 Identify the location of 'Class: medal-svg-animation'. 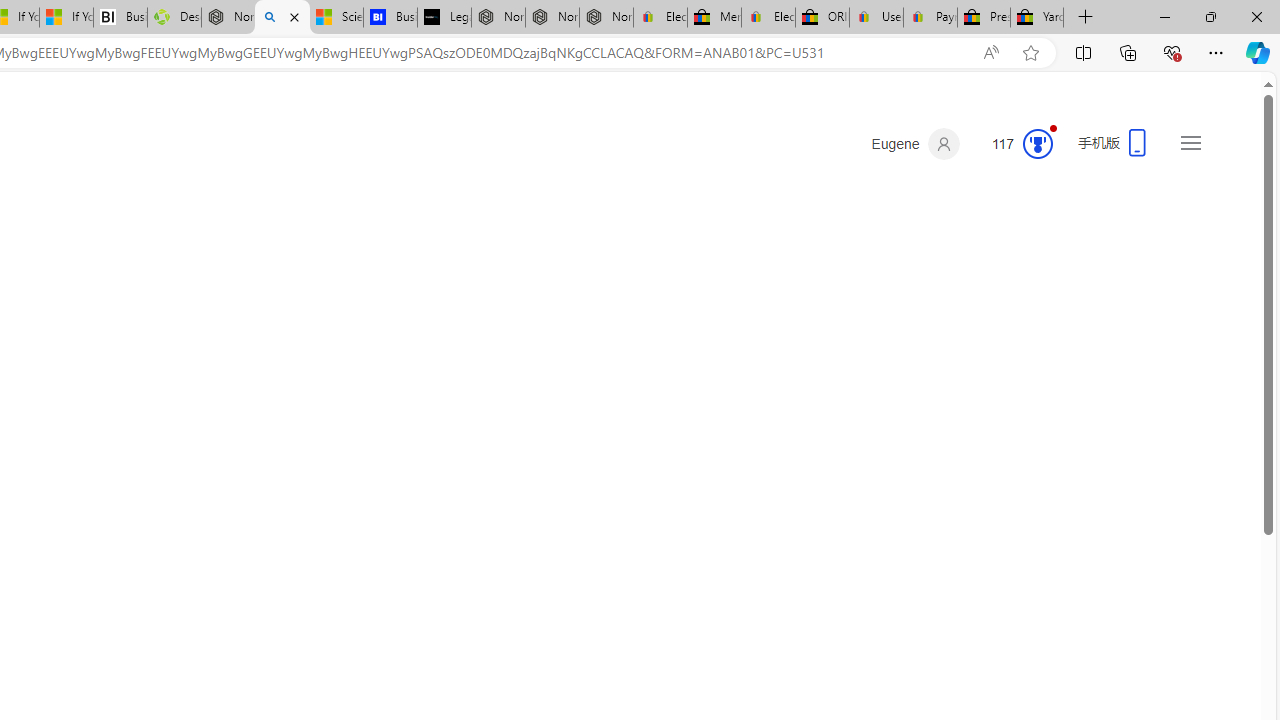
(1037, 143).